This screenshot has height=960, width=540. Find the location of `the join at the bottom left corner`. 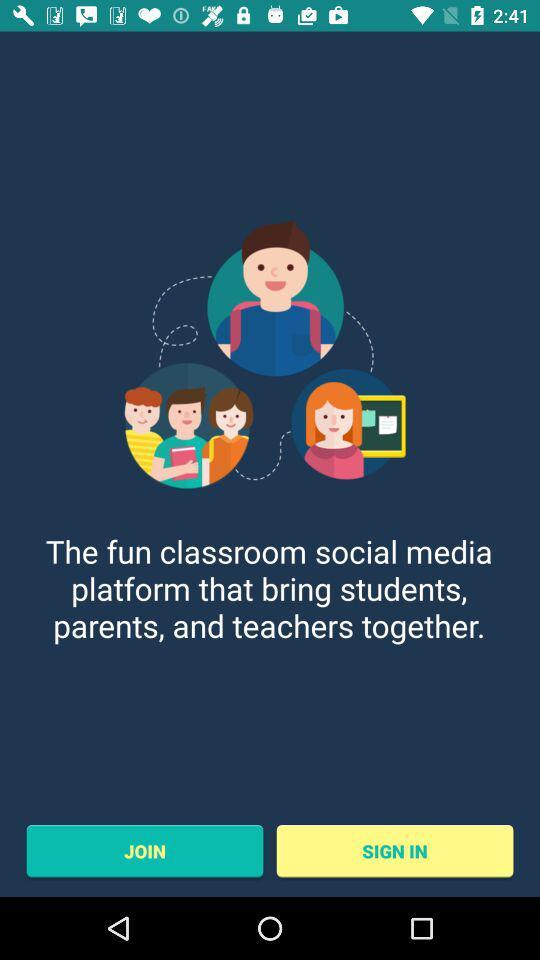

the join at the bottom left corner is located at coordinates (143, 850).